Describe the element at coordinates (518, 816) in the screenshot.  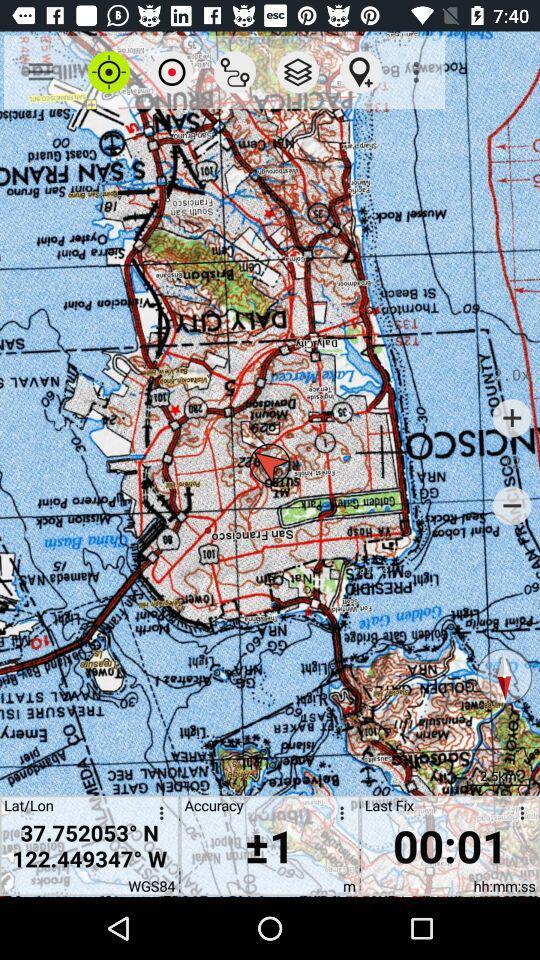
I see `settings` at that location.